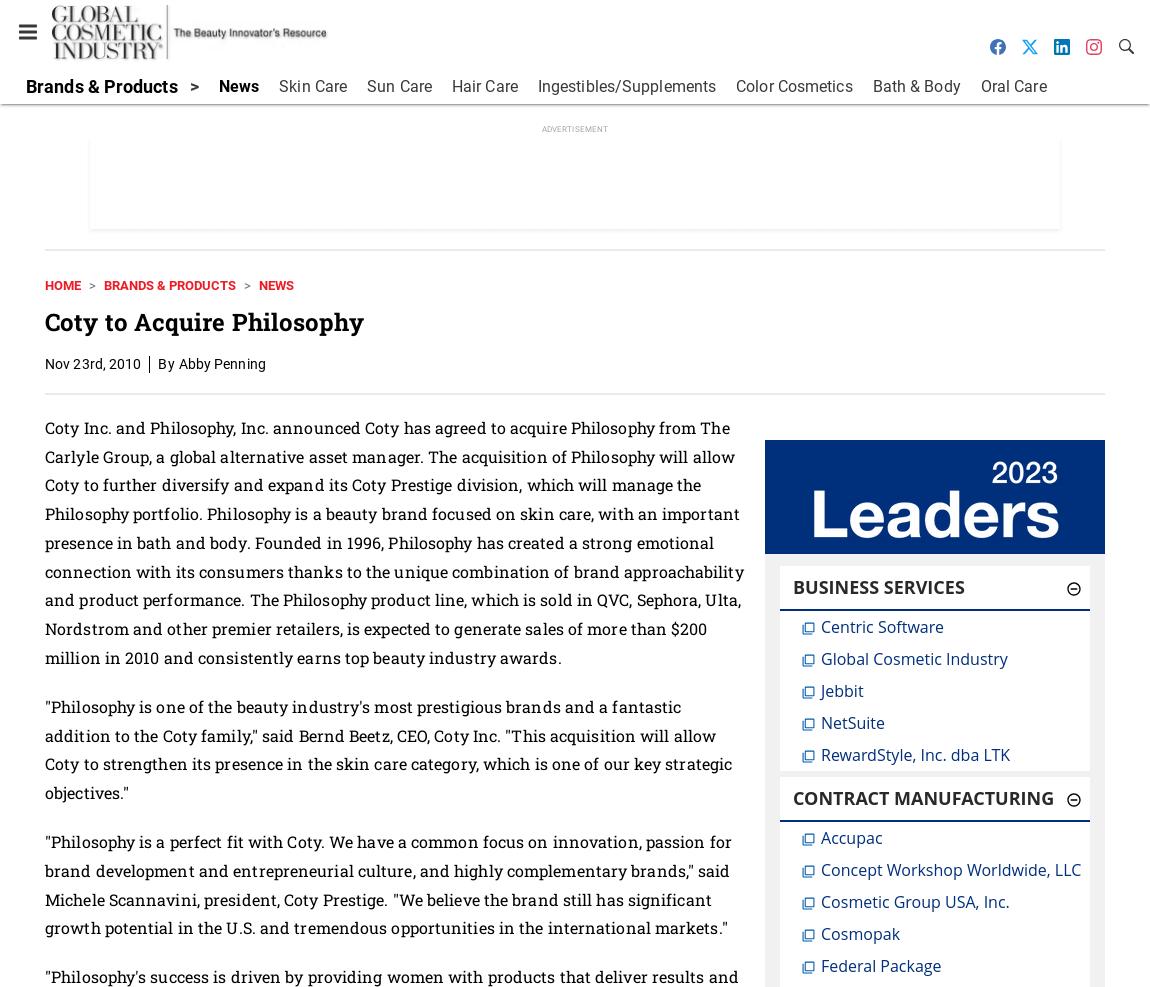  Describe the element at coordinates (951, 869) in the screenshot. I see `'Concept Workshop Worldwide, LLC'` at that location.